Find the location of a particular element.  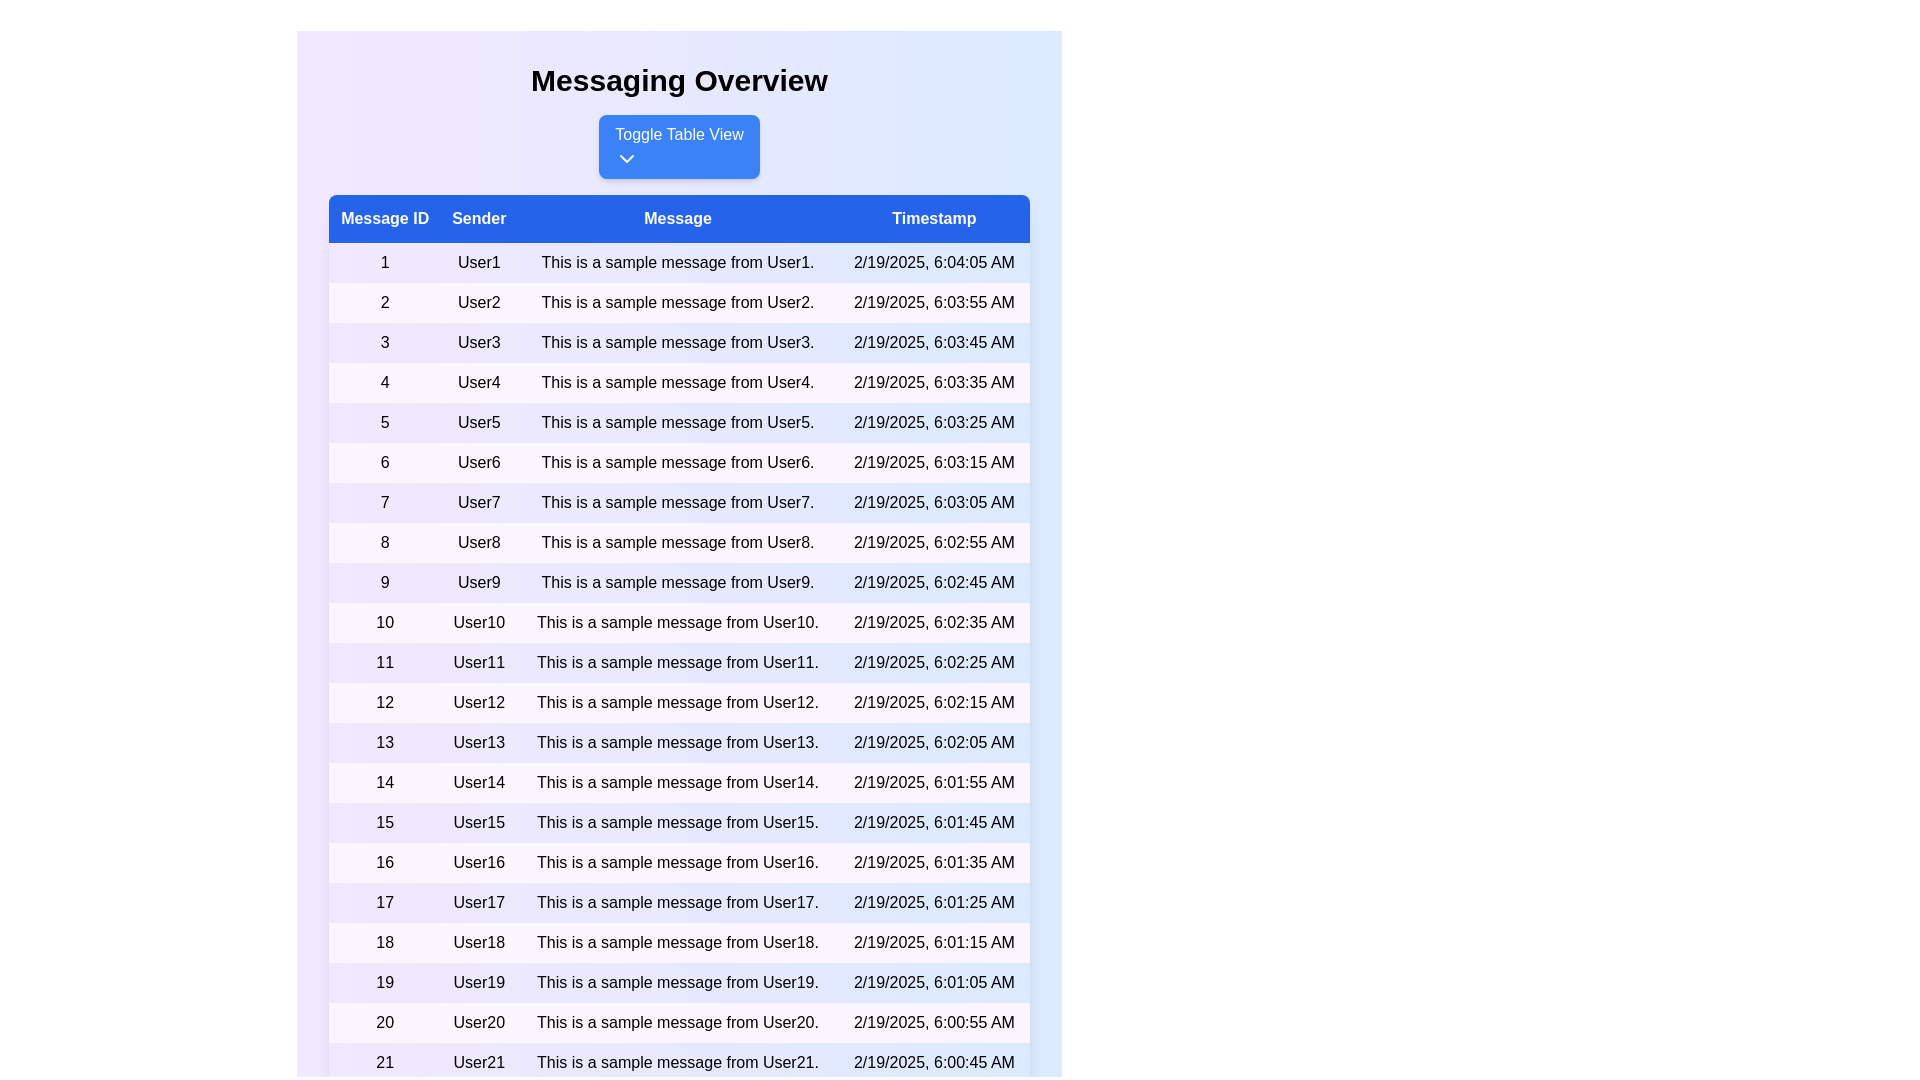

'Toggle Table View' button to toggle the table view visibility is located at coordinates (679, 145).